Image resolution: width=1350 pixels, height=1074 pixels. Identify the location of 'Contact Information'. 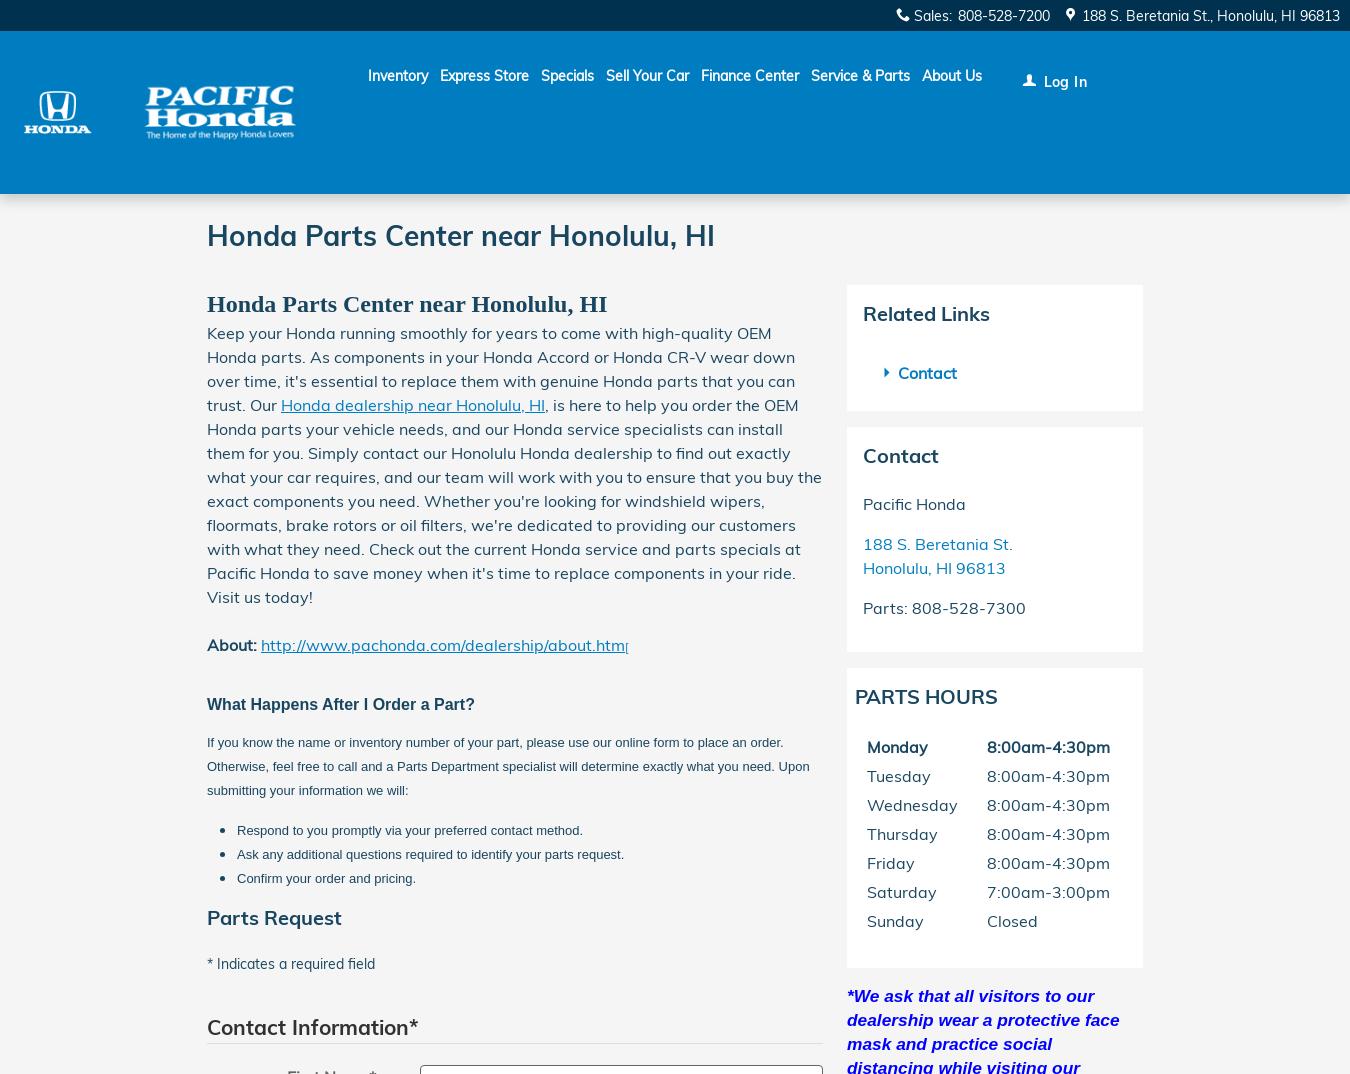
(306, 1025).